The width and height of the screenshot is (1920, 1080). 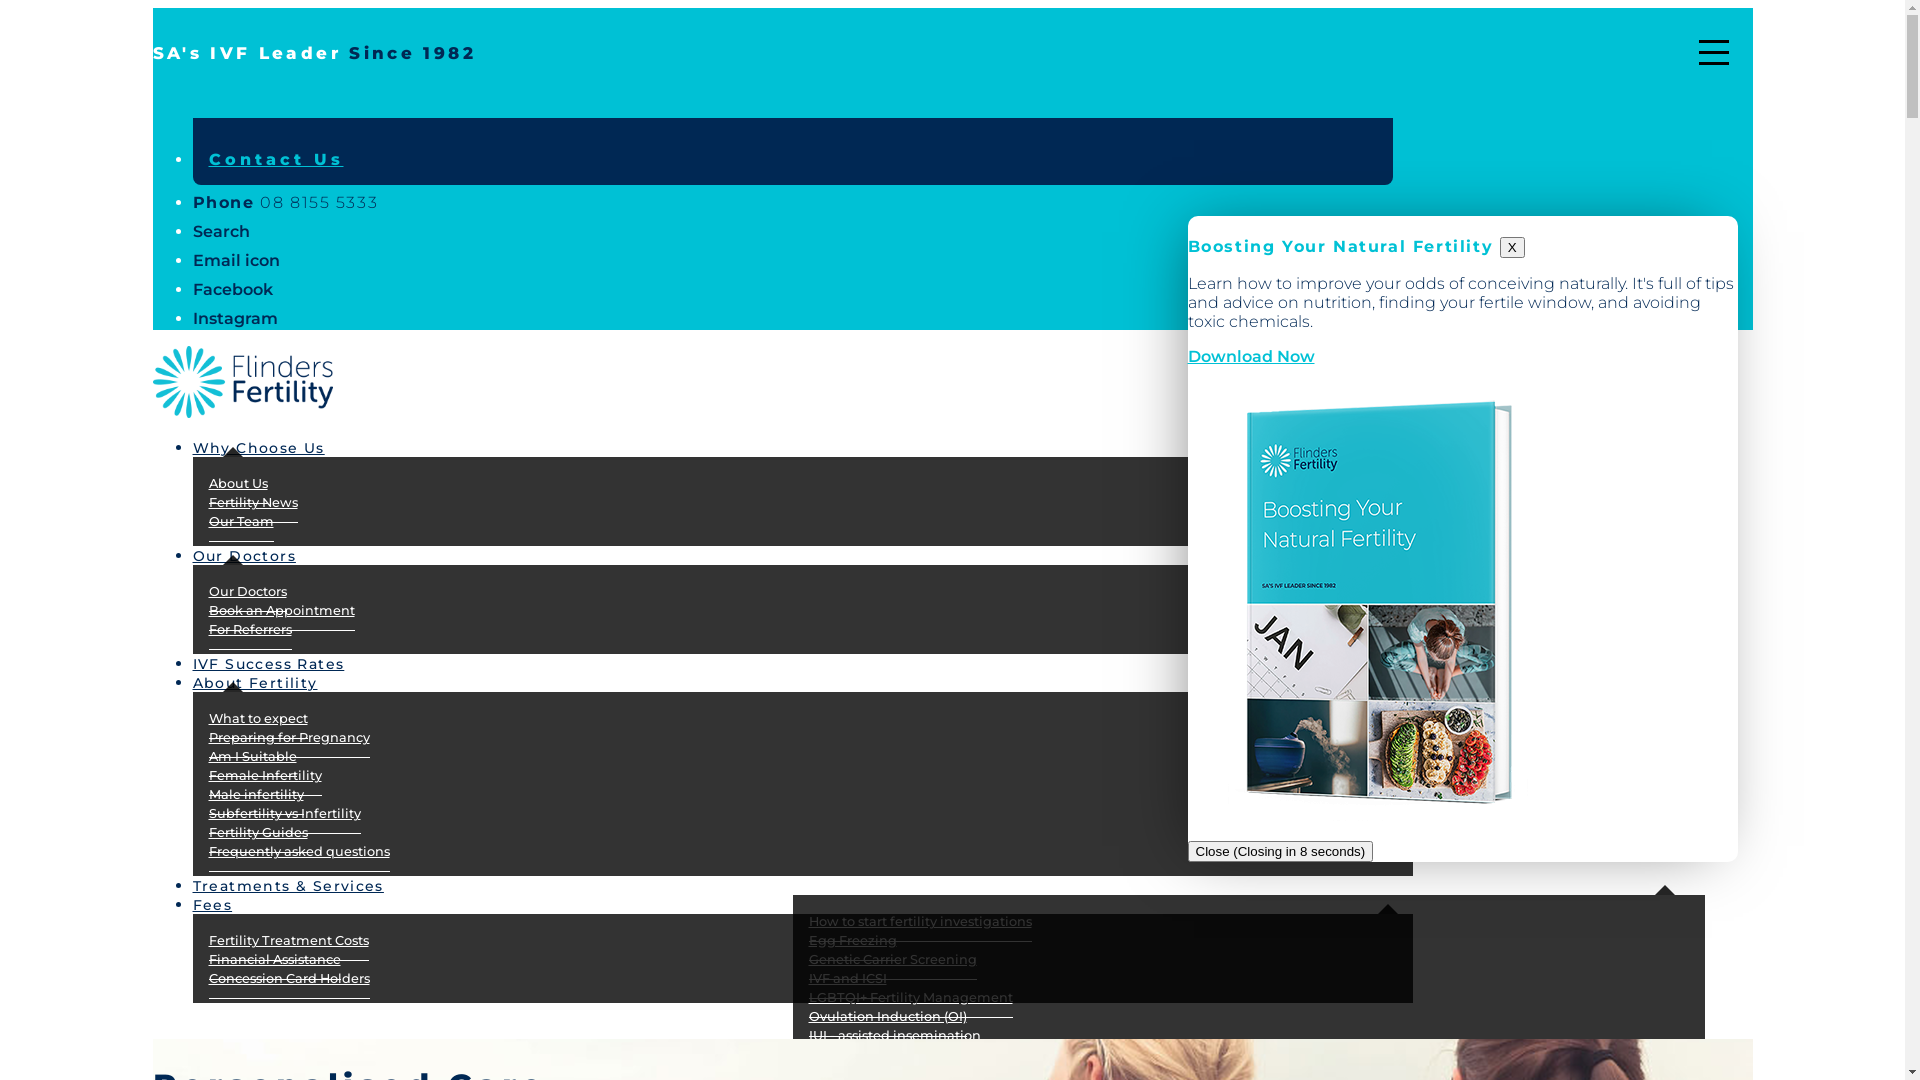 I want to click on 'Financial Assistance', so click(x=207, y=959).